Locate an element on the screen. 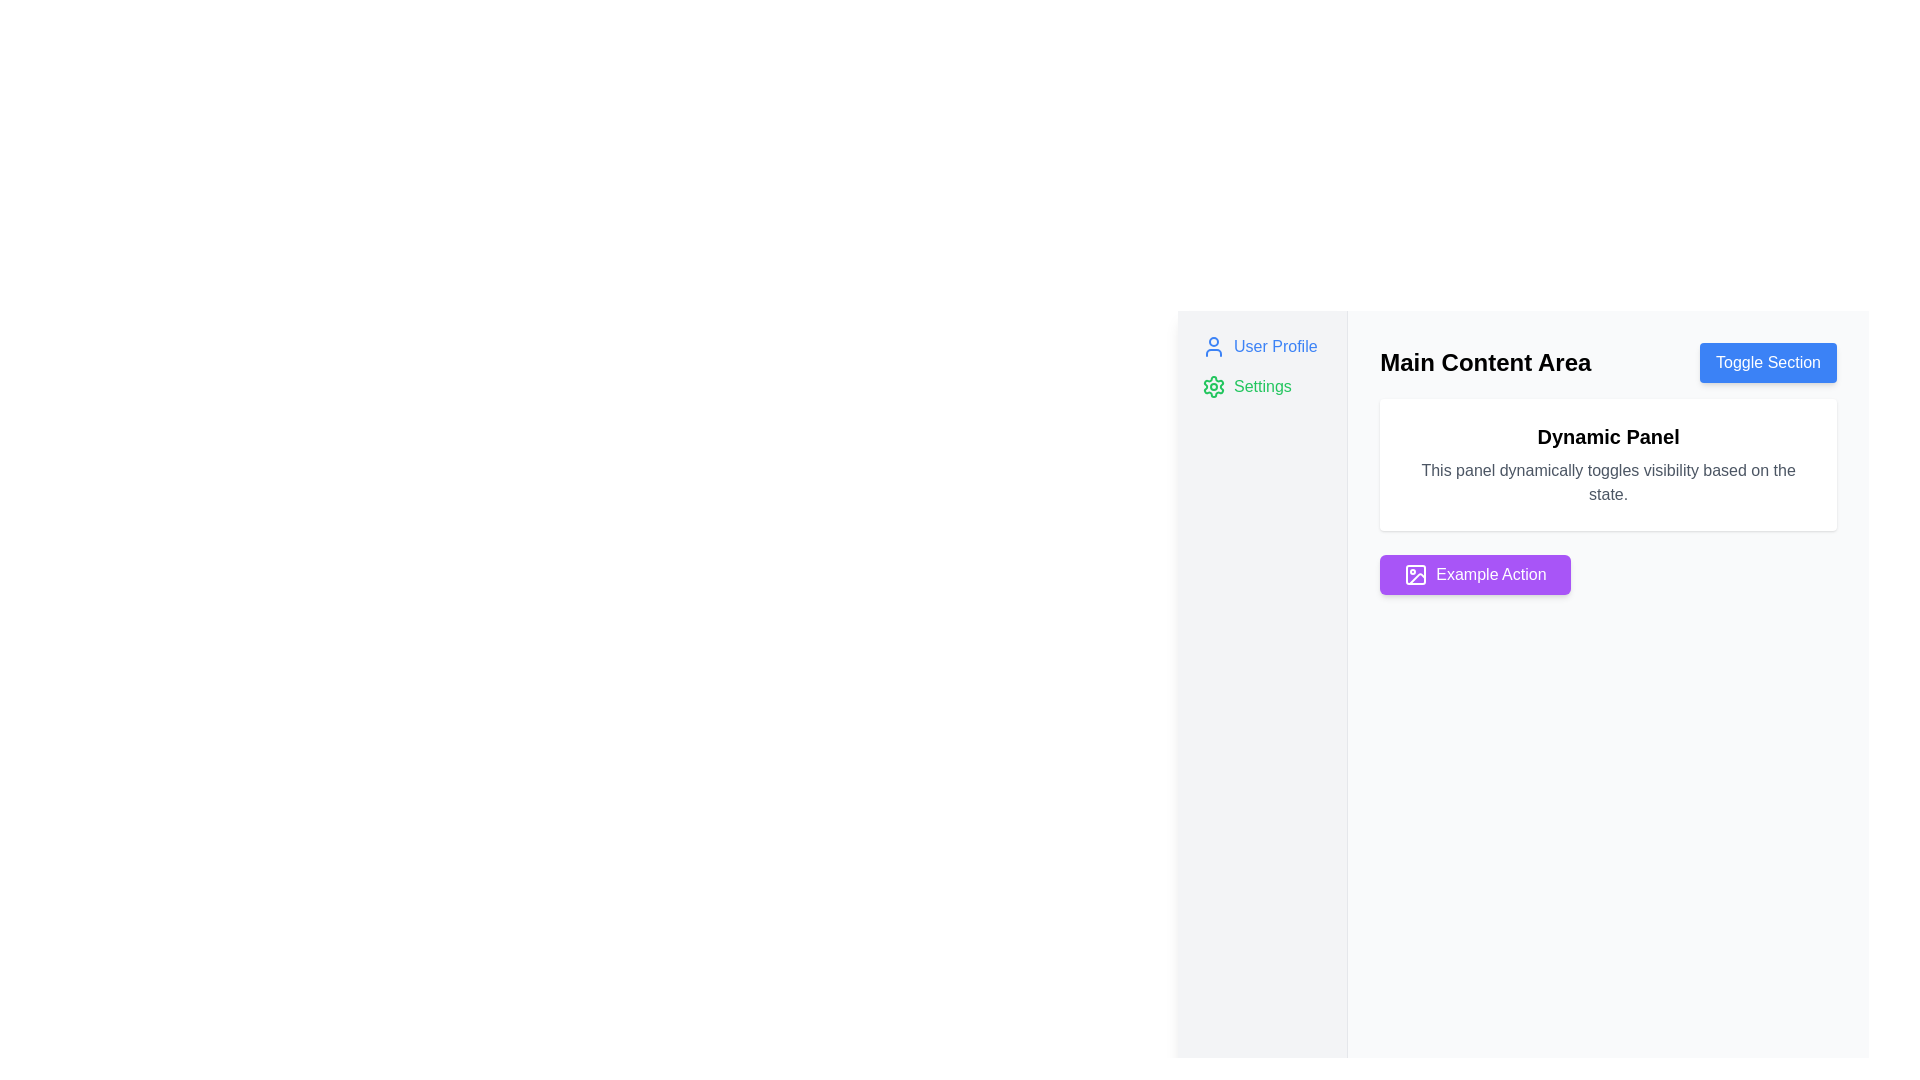  the 'Toggle Section' button, which is a rectangular button with a blue background and white text, located near the top-right corner of the 'Main Content Area' section is located at coordinates (1767, 362).